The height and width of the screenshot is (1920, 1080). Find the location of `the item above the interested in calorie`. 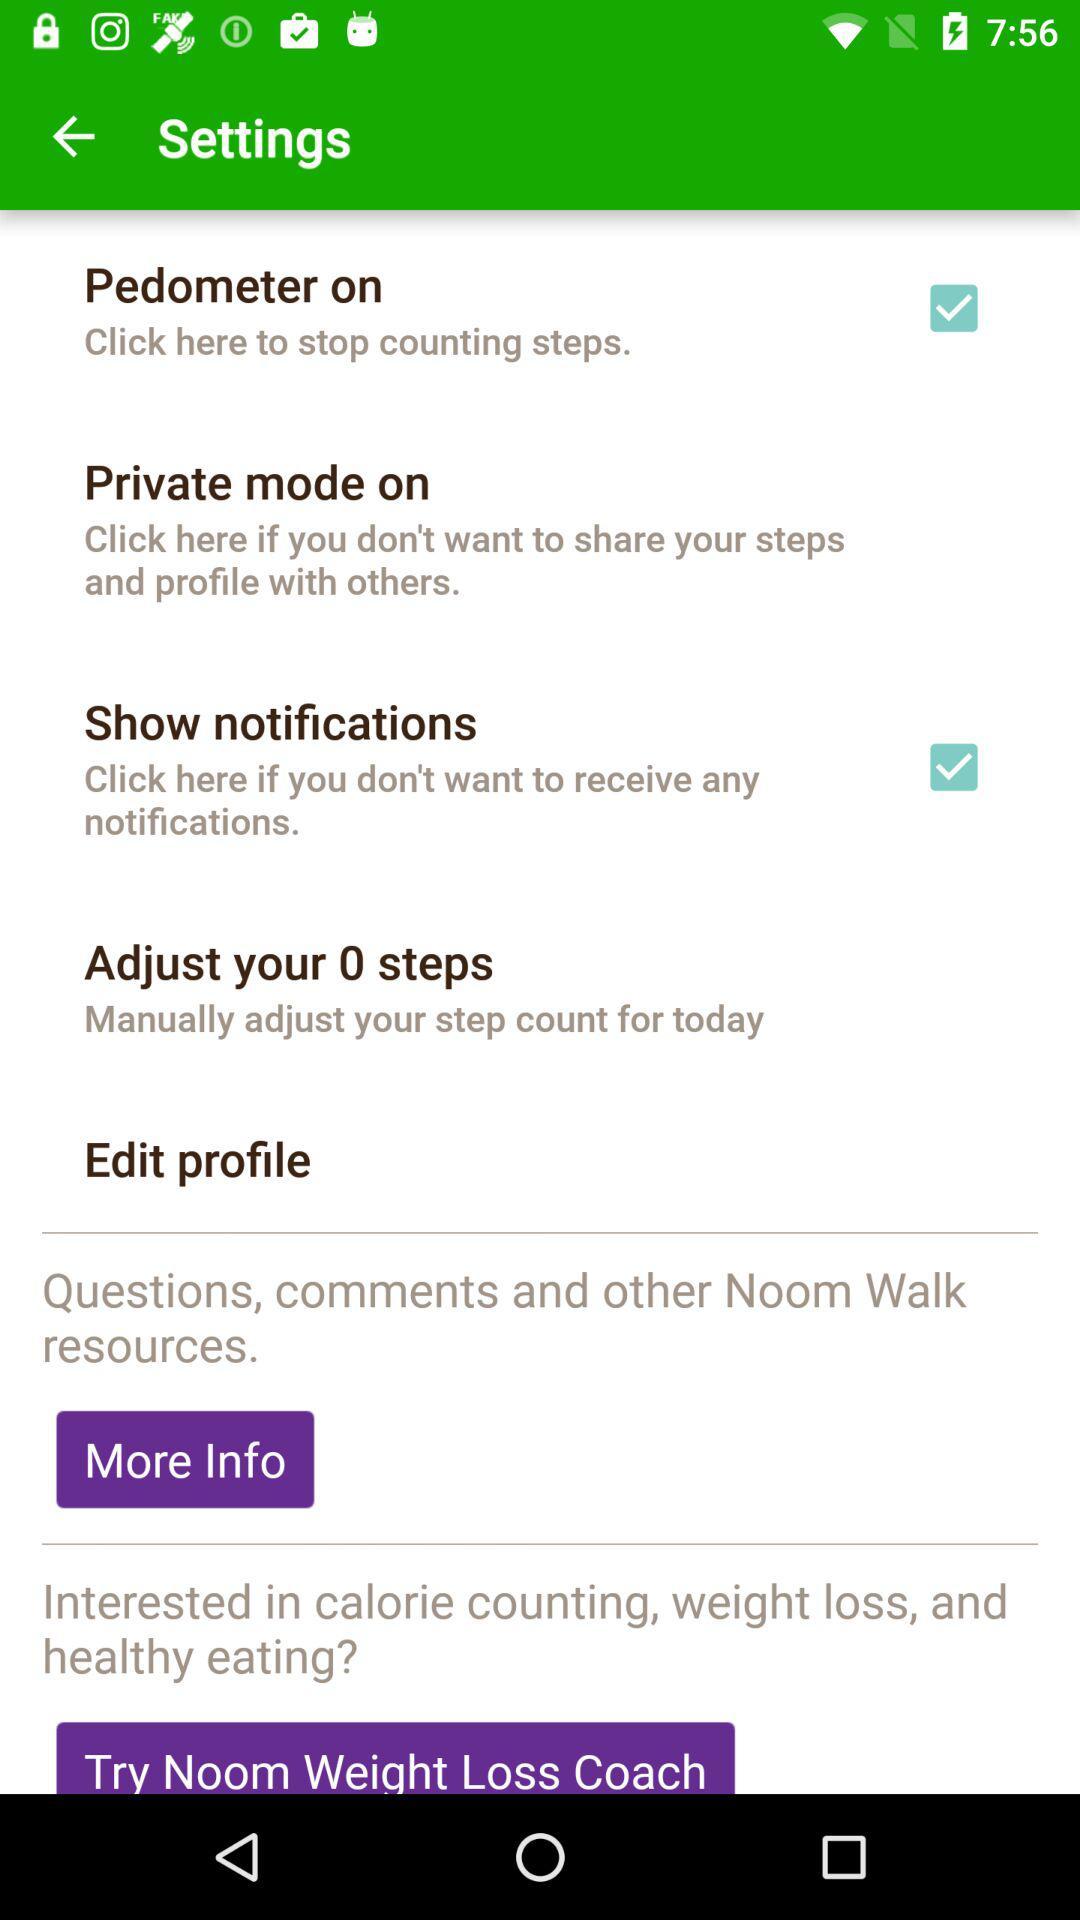

the item above the interested in calorie is located at coordinates (540, 1544).